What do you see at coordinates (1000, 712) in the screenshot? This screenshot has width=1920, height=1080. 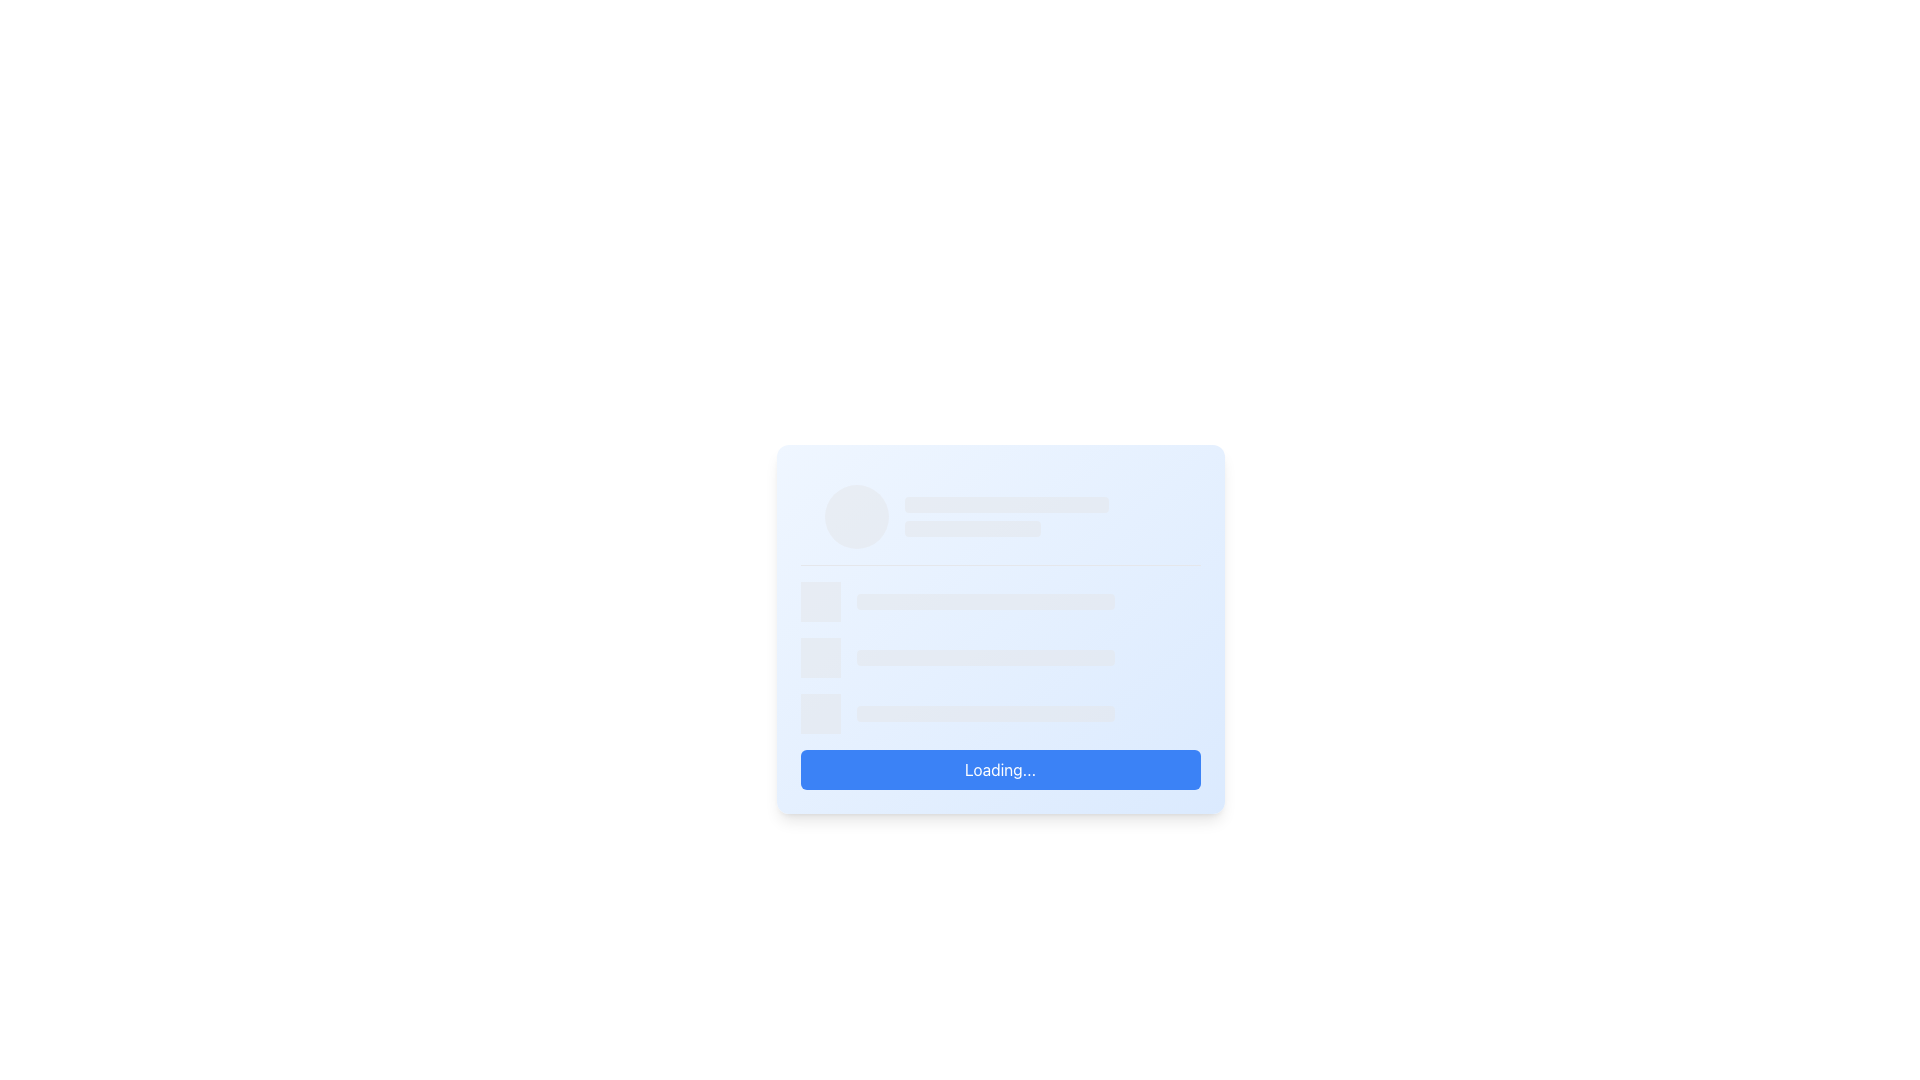 I see `the loading animation of the grey, rounded rectangle placeholder loading bar located in the third slot of the vertical layout, positioned above the blue button labeled 'Loading...'` at bounding box center [1000, 712].